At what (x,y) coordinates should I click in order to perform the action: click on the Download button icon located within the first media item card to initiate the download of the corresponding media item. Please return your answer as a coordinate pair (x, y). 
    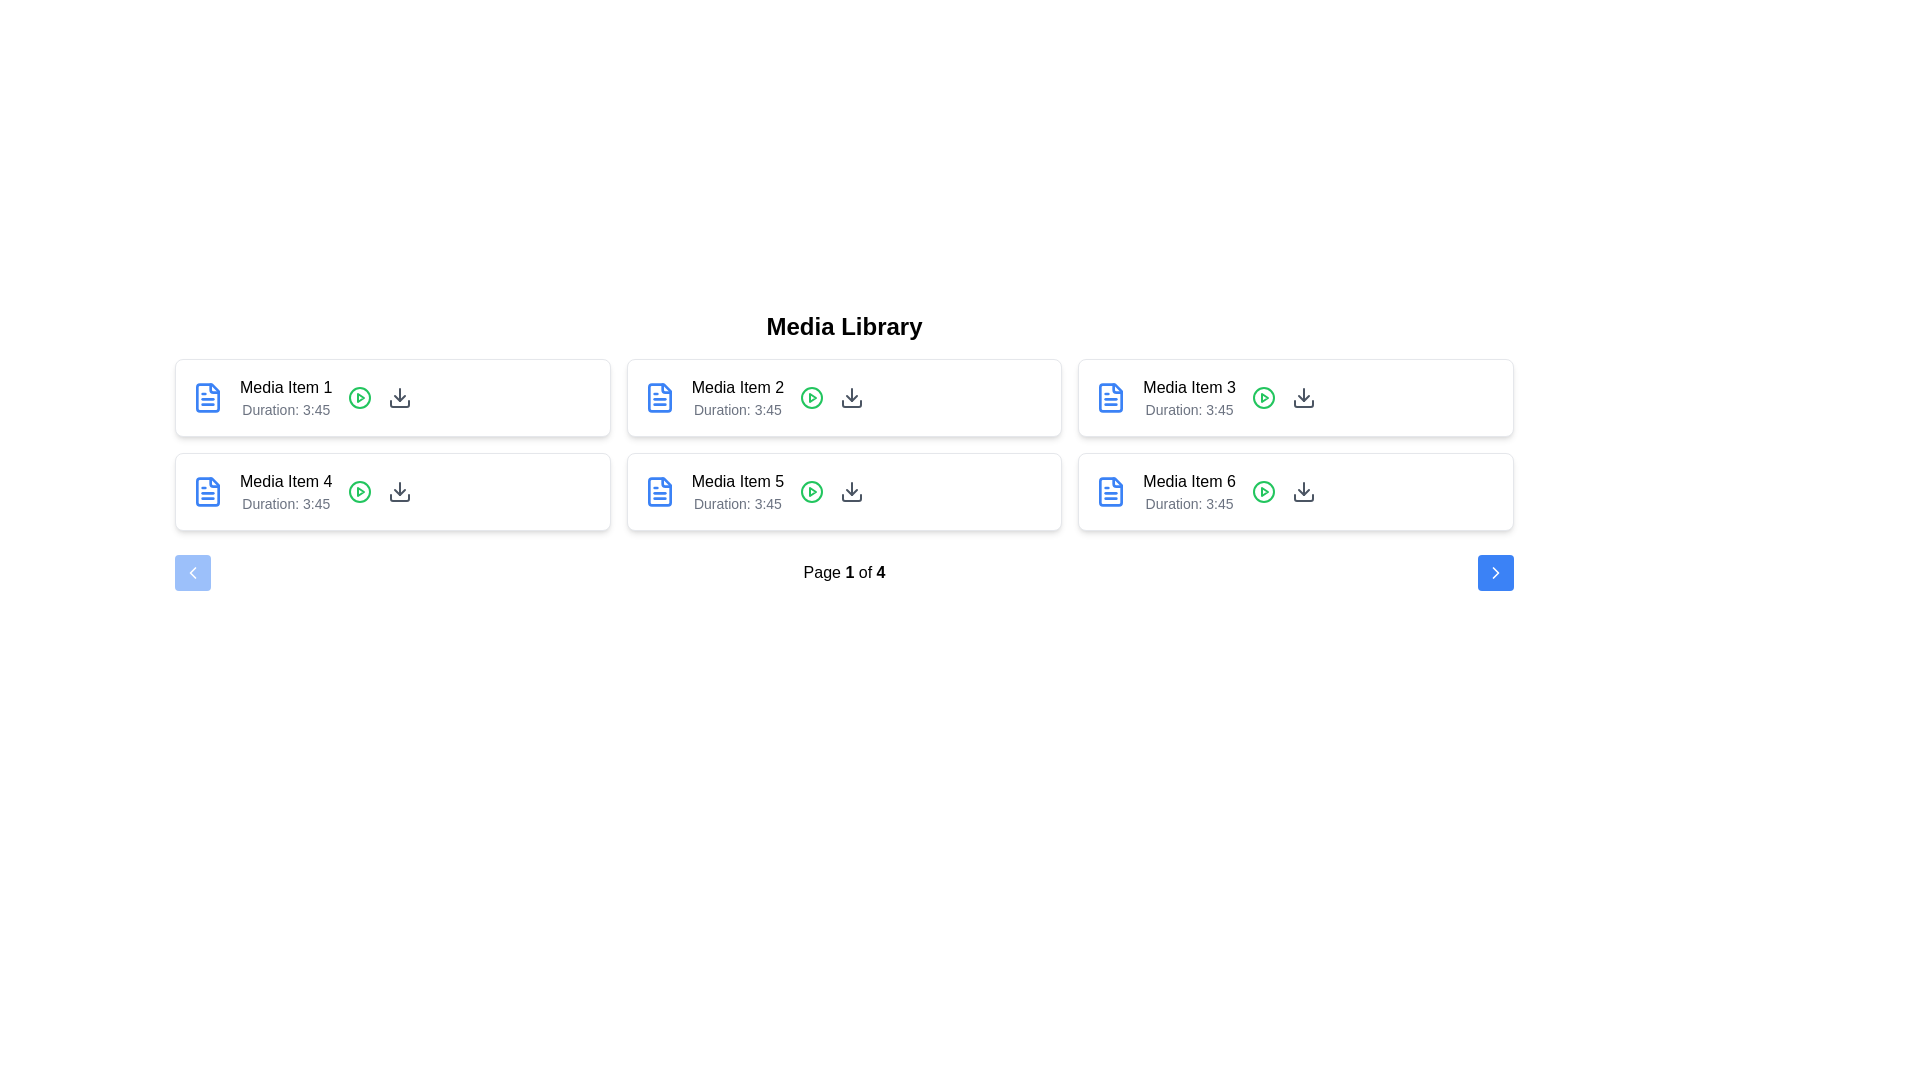
    Looking at the image, I should click on (400, 397).